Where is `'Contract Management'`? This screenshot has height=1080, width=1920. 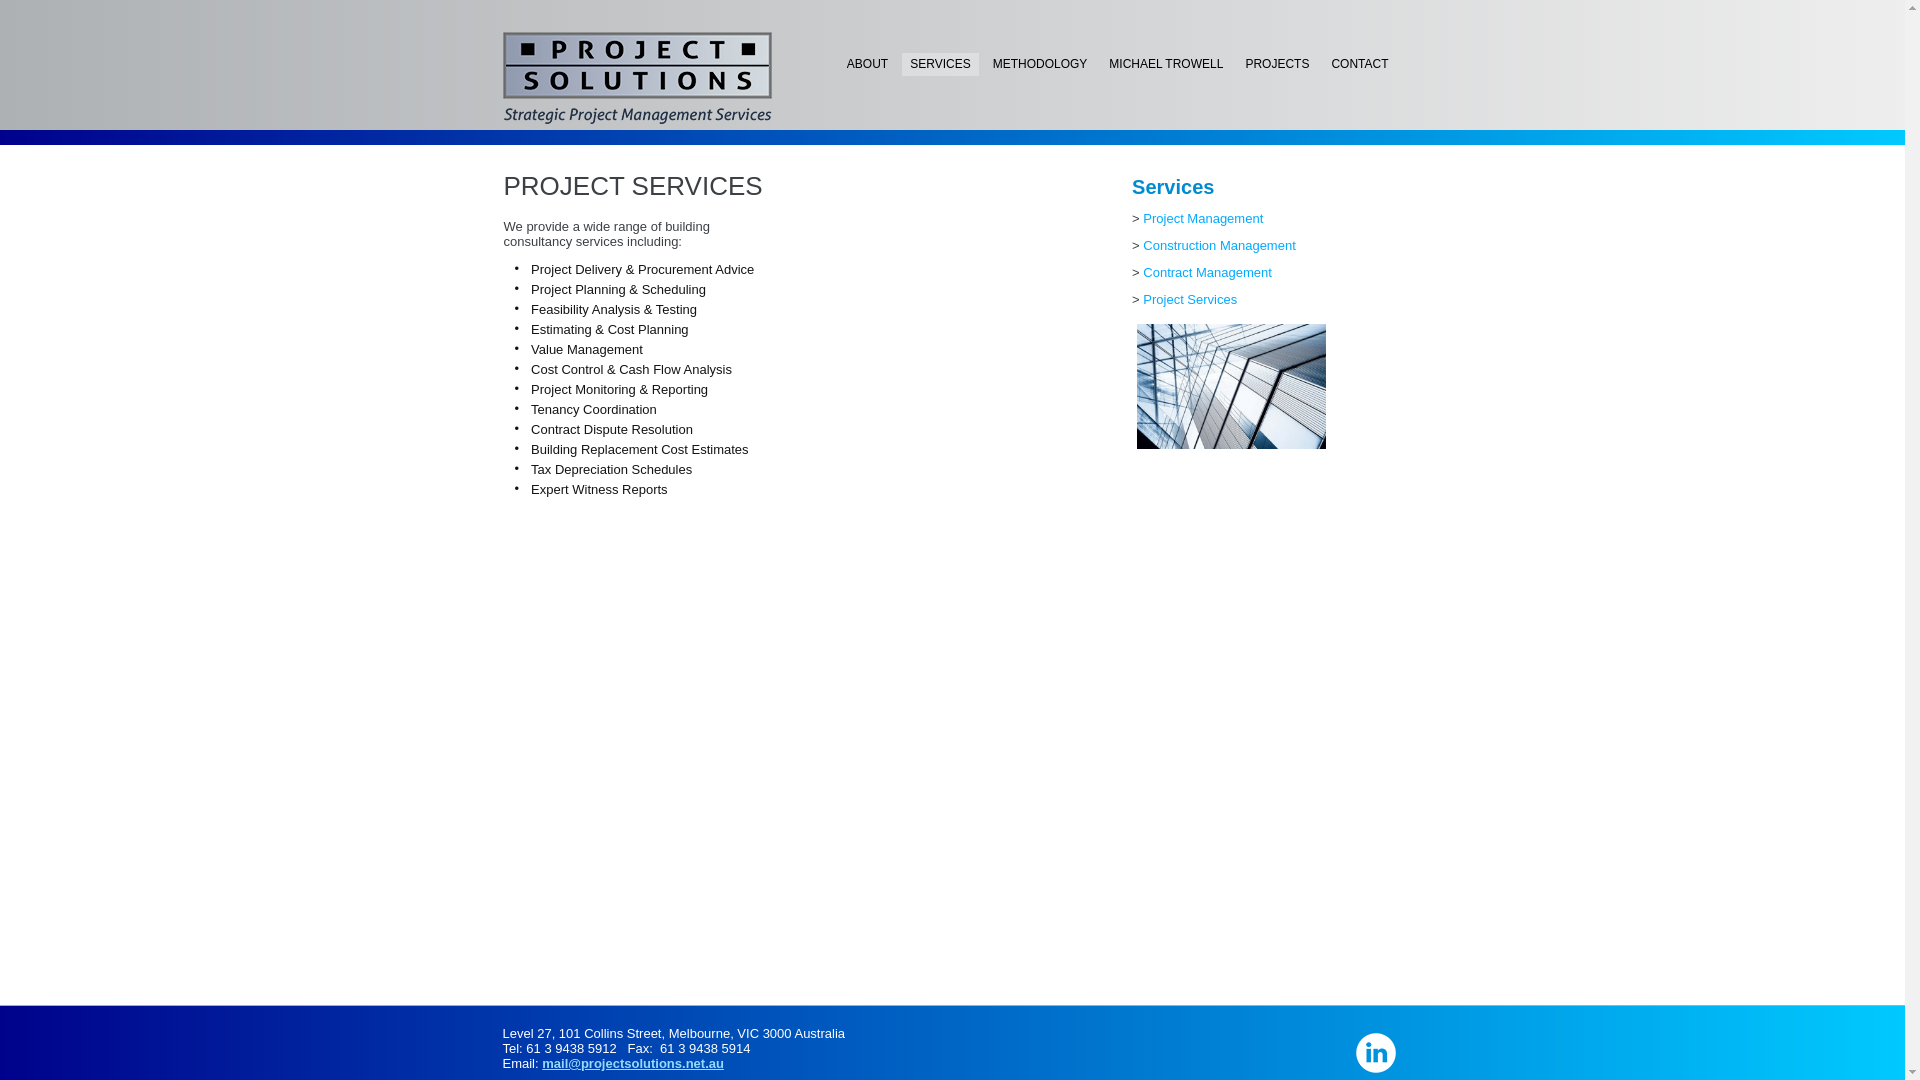 'Contract Management' is located at coordinates (1142, 272).